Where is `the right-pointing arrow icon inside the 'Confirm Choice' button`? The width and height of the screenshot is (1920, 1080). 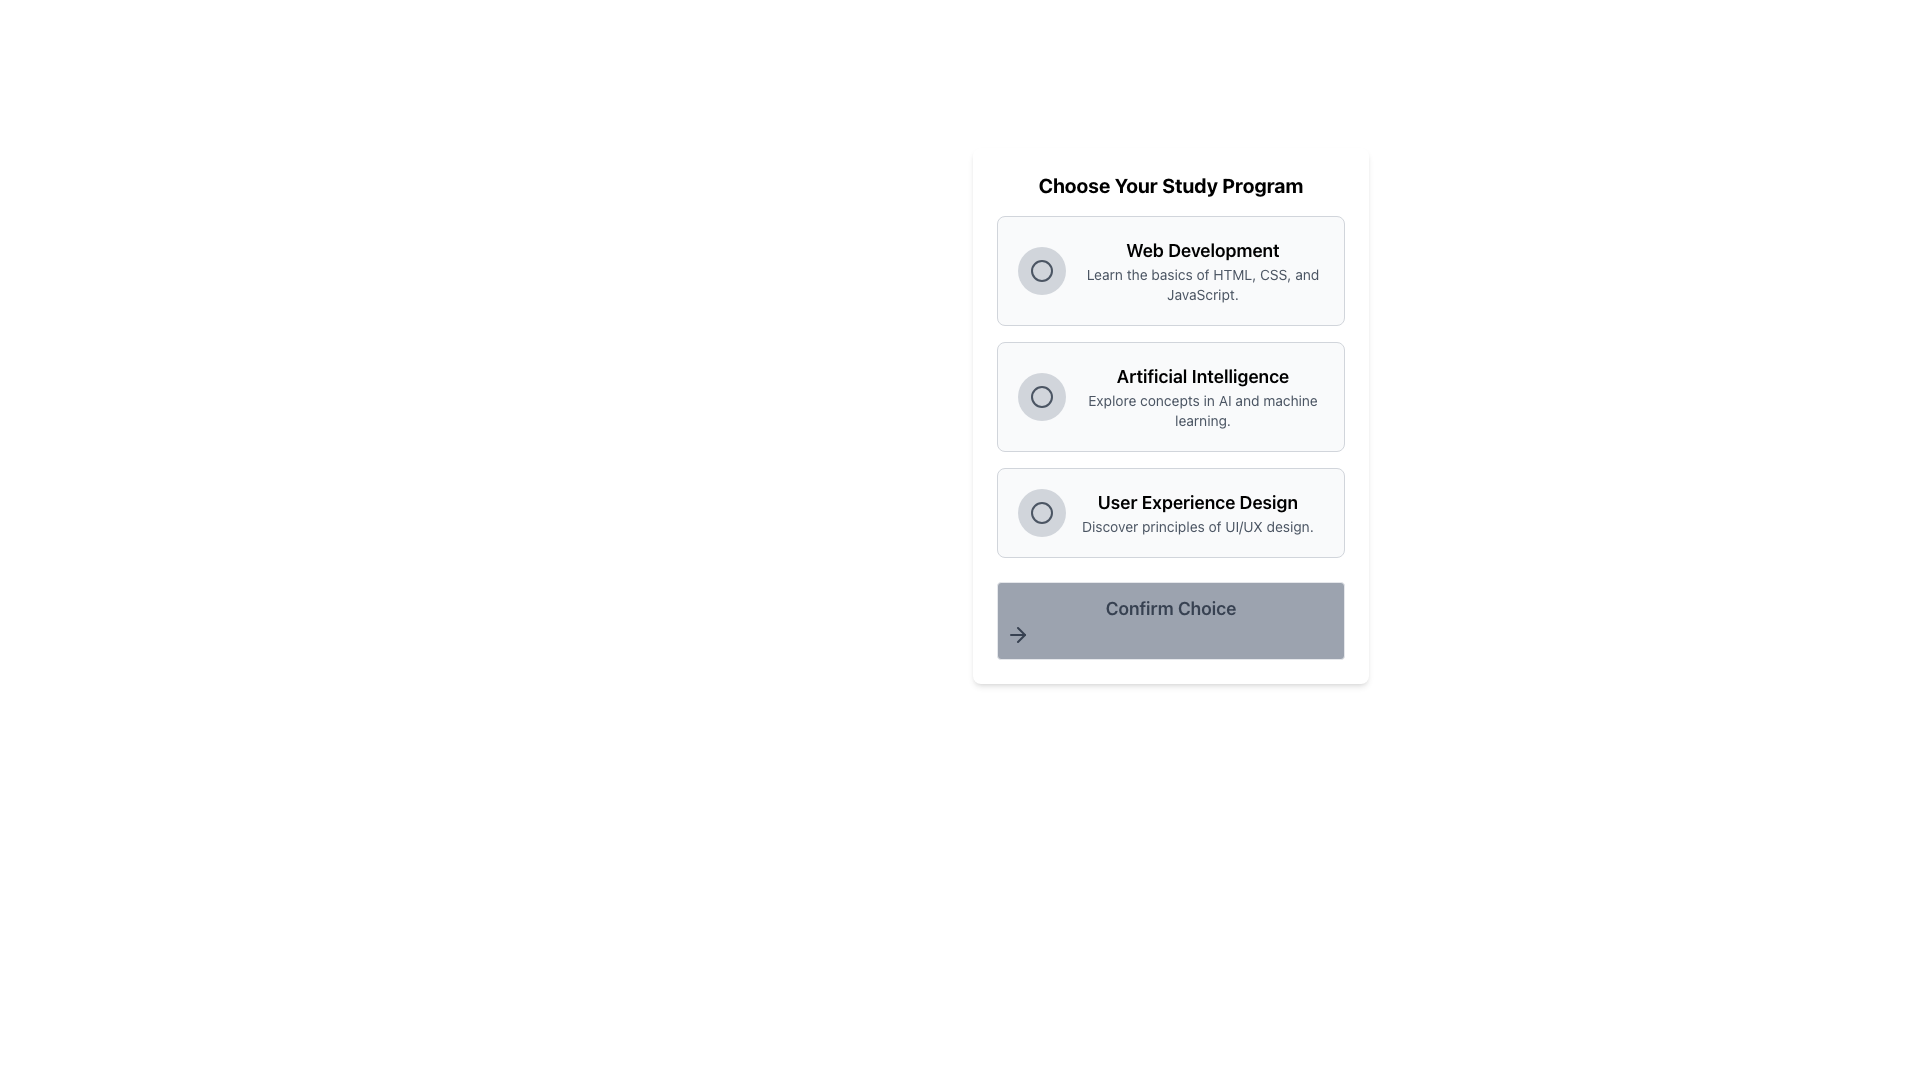 the right-pointing arrow icon inside the 'Confirm Choice' button is located at coordinates (1017, 635).